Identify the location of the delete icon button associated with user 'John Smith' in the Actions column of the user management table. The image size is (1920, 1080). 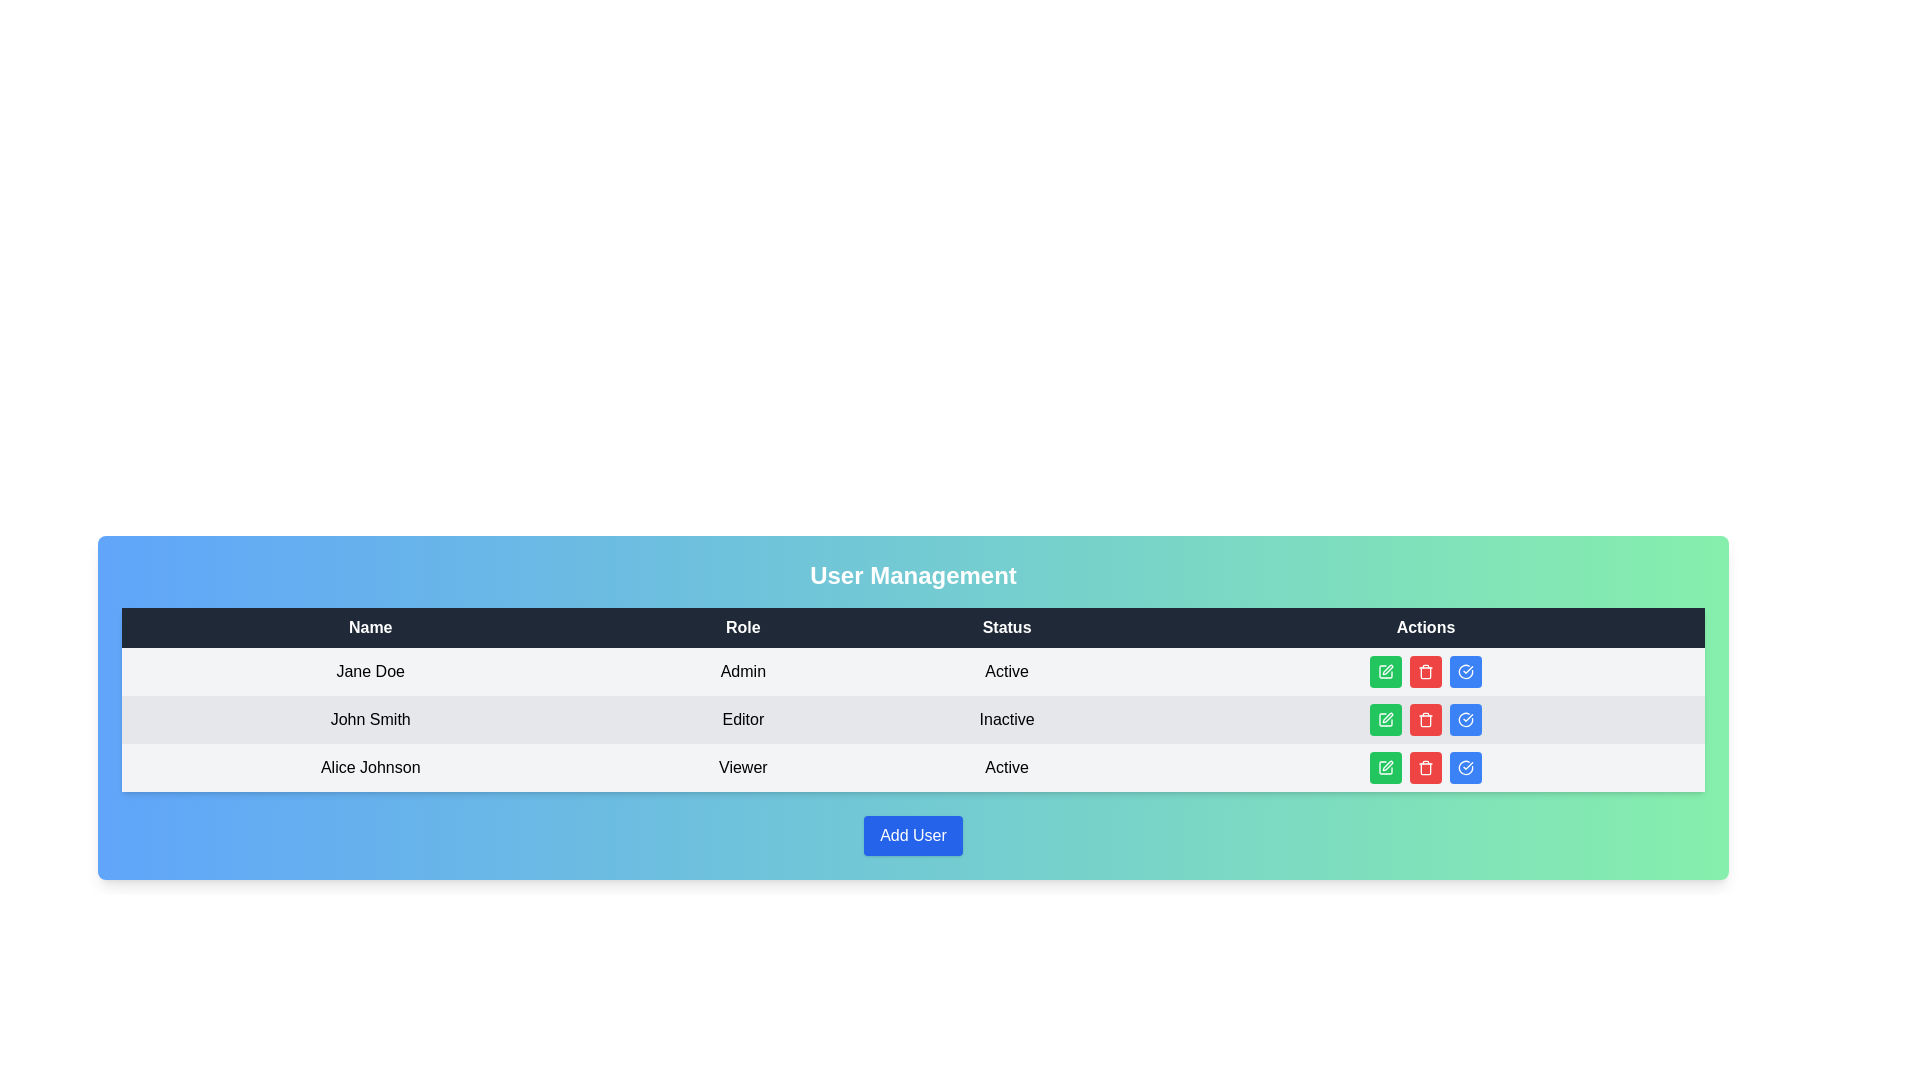
(1424, 671).